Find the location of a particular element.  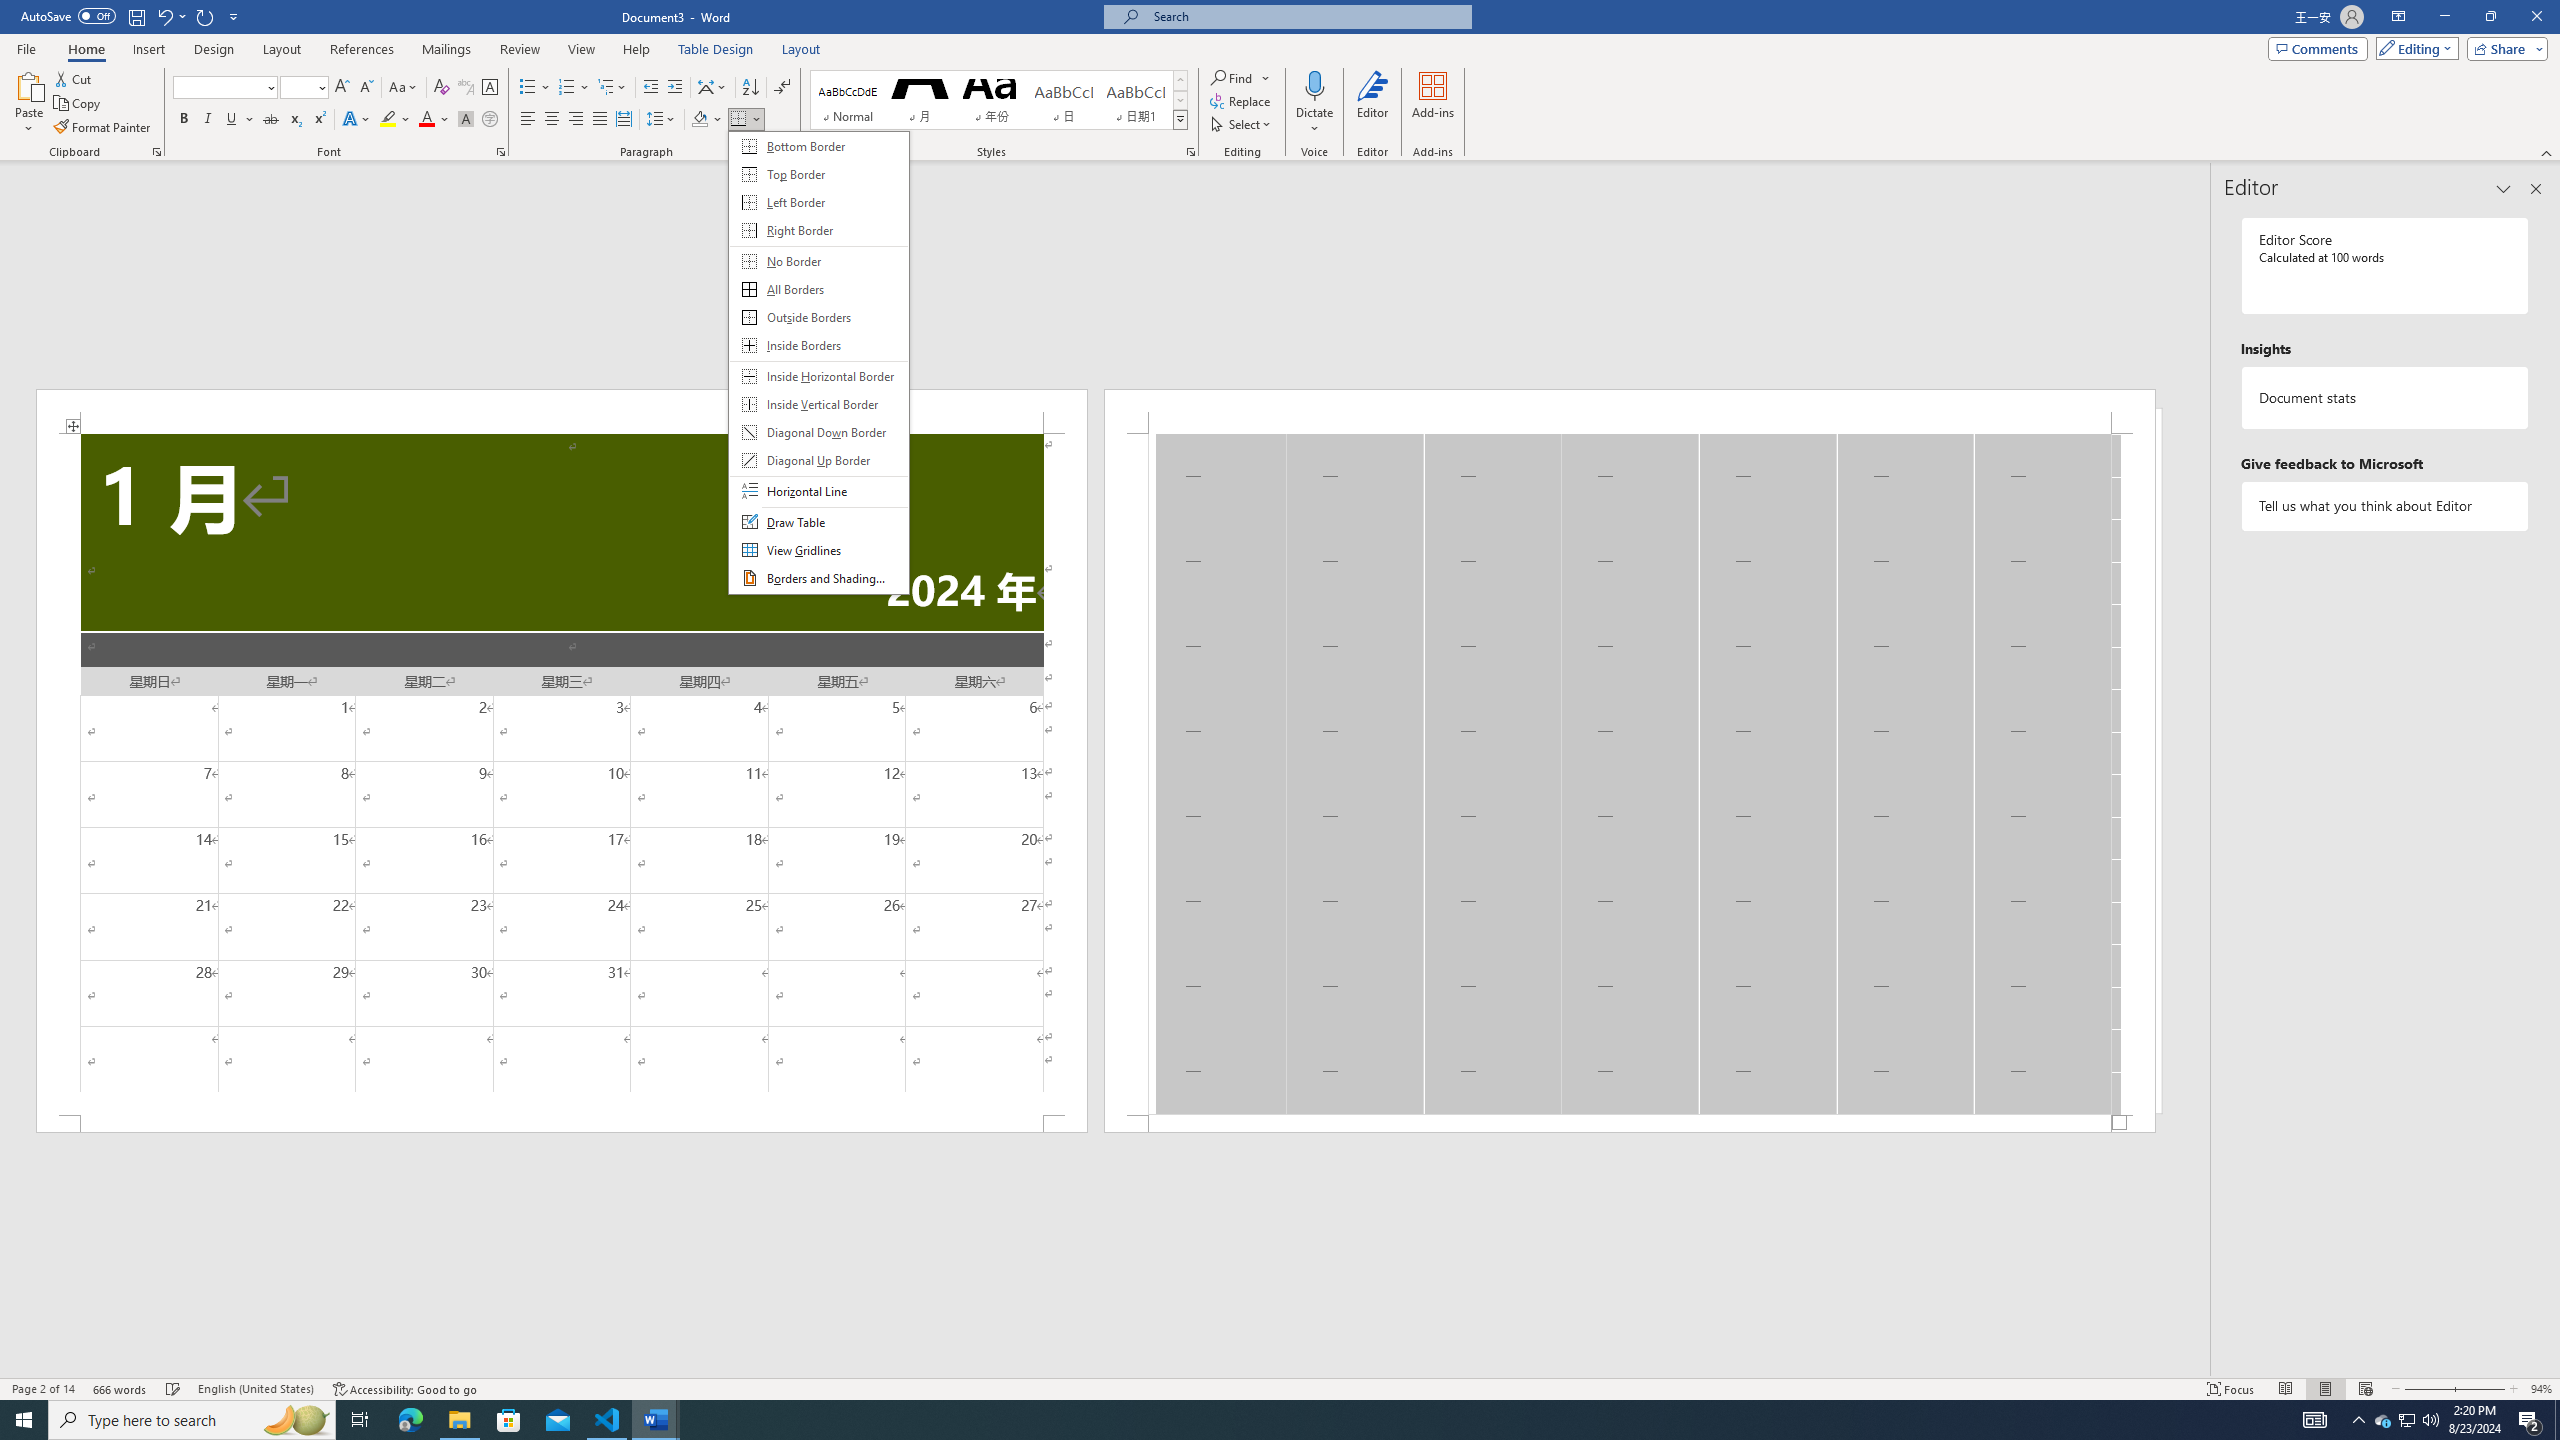

'Font Color RGB(255, 0, 0)' is located at coordinates (425, 118).